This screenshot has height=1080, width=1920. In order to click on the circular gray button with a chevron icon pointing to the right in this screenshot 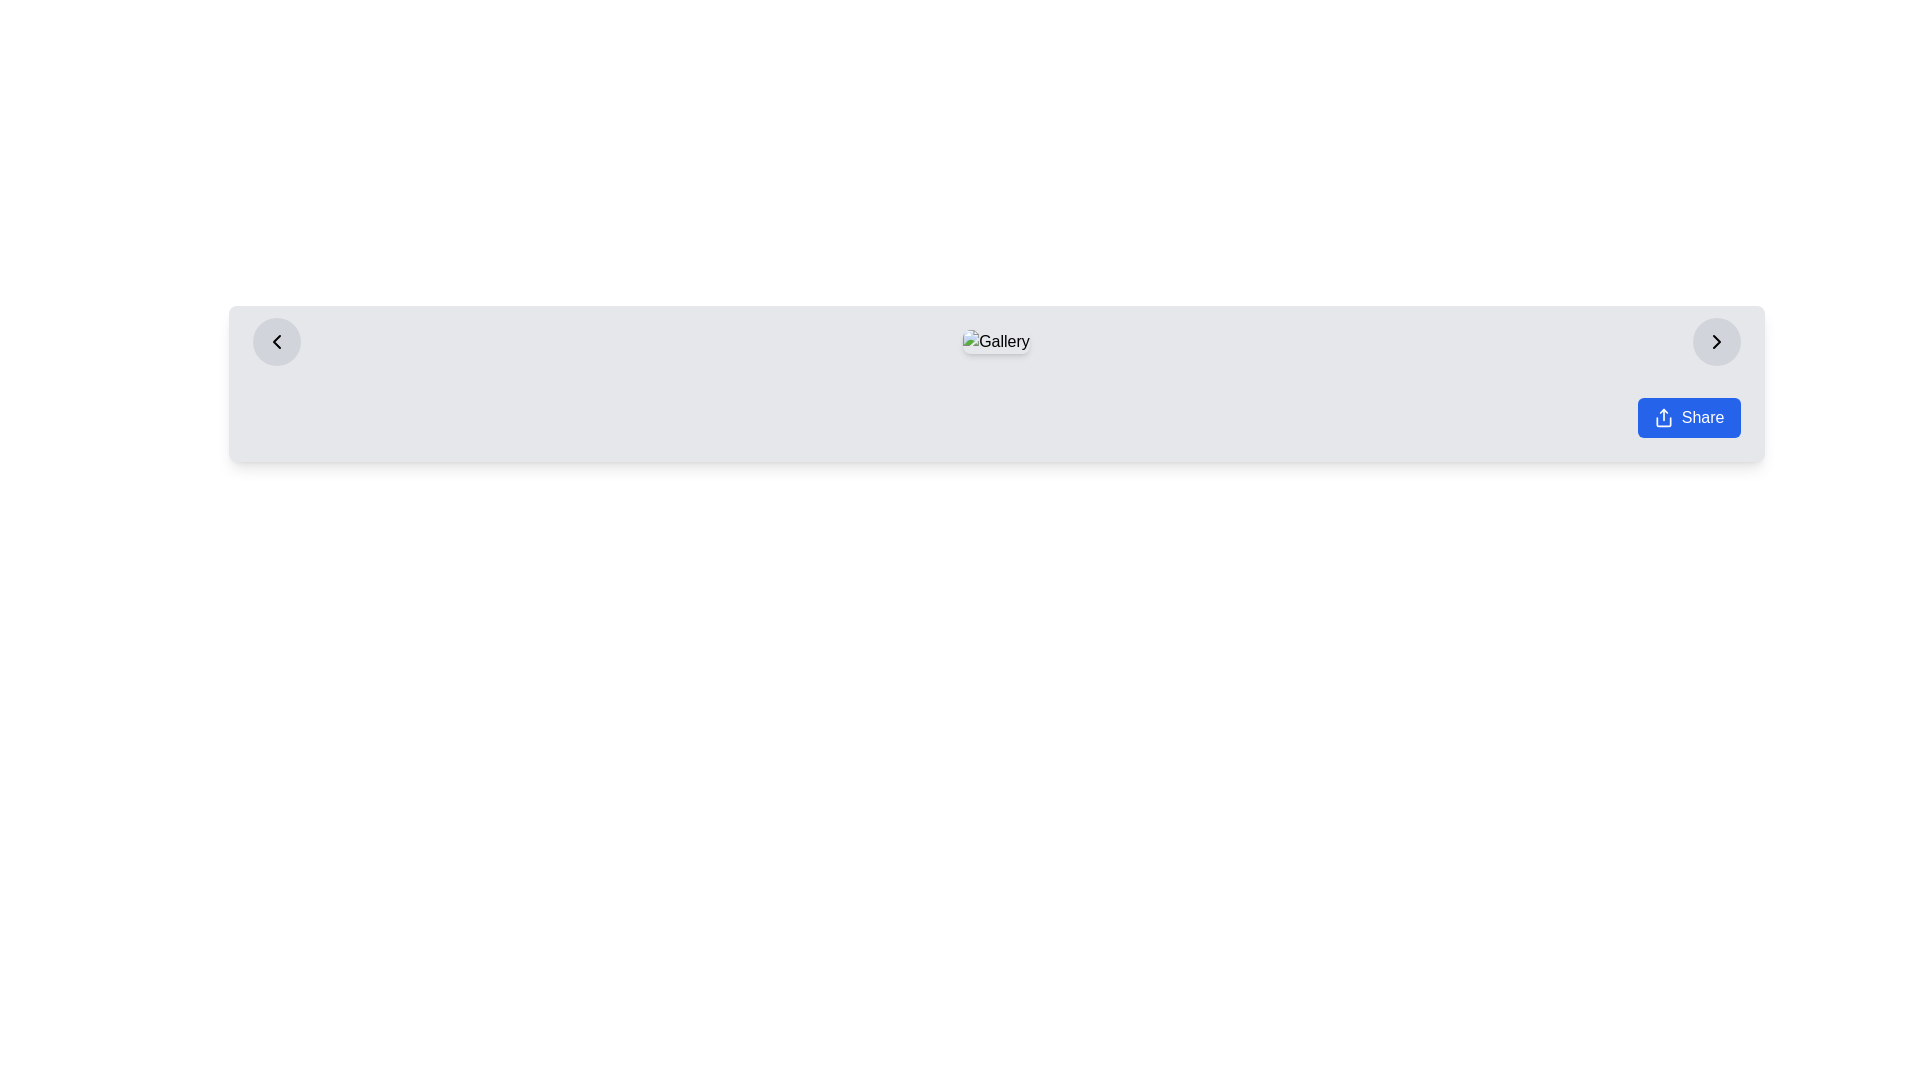, I will do `click(1715, 341)`.